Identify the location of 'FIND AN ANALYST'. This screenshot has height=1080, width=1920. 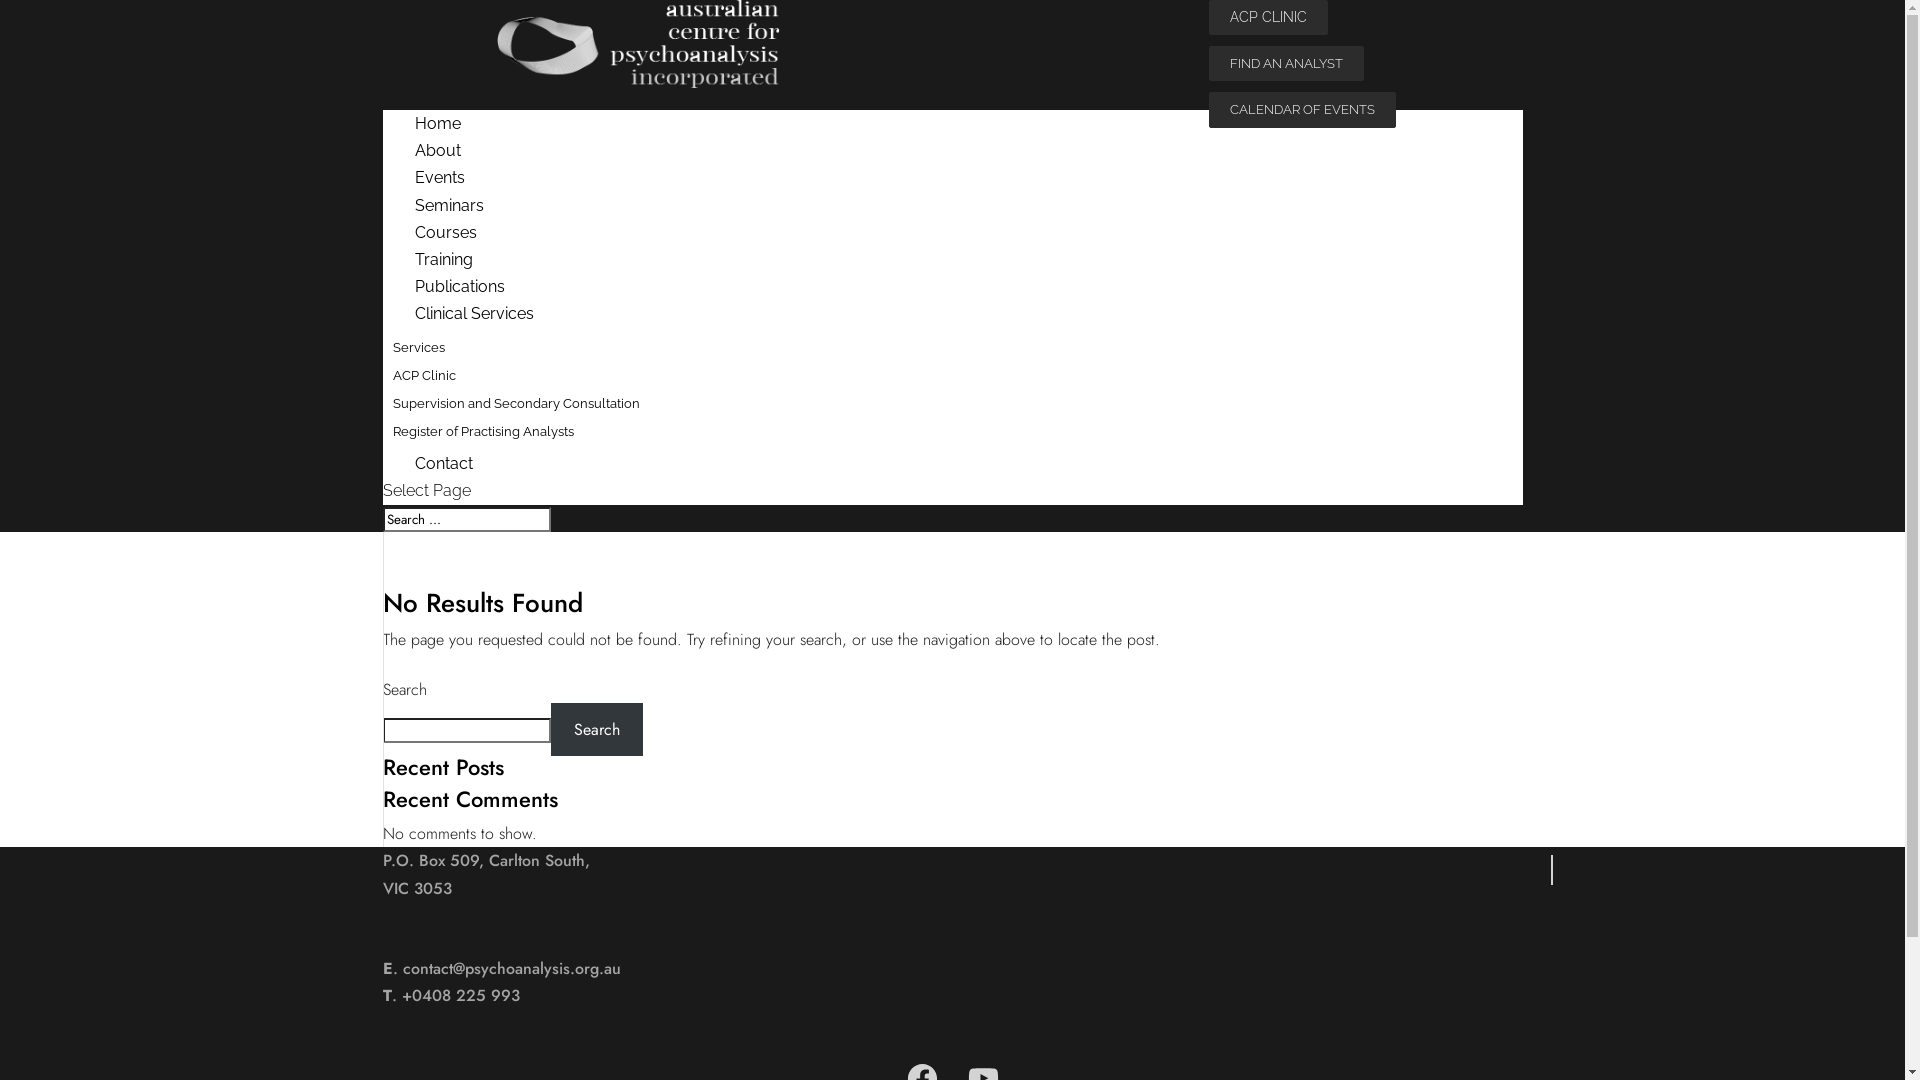
(1285, 62).